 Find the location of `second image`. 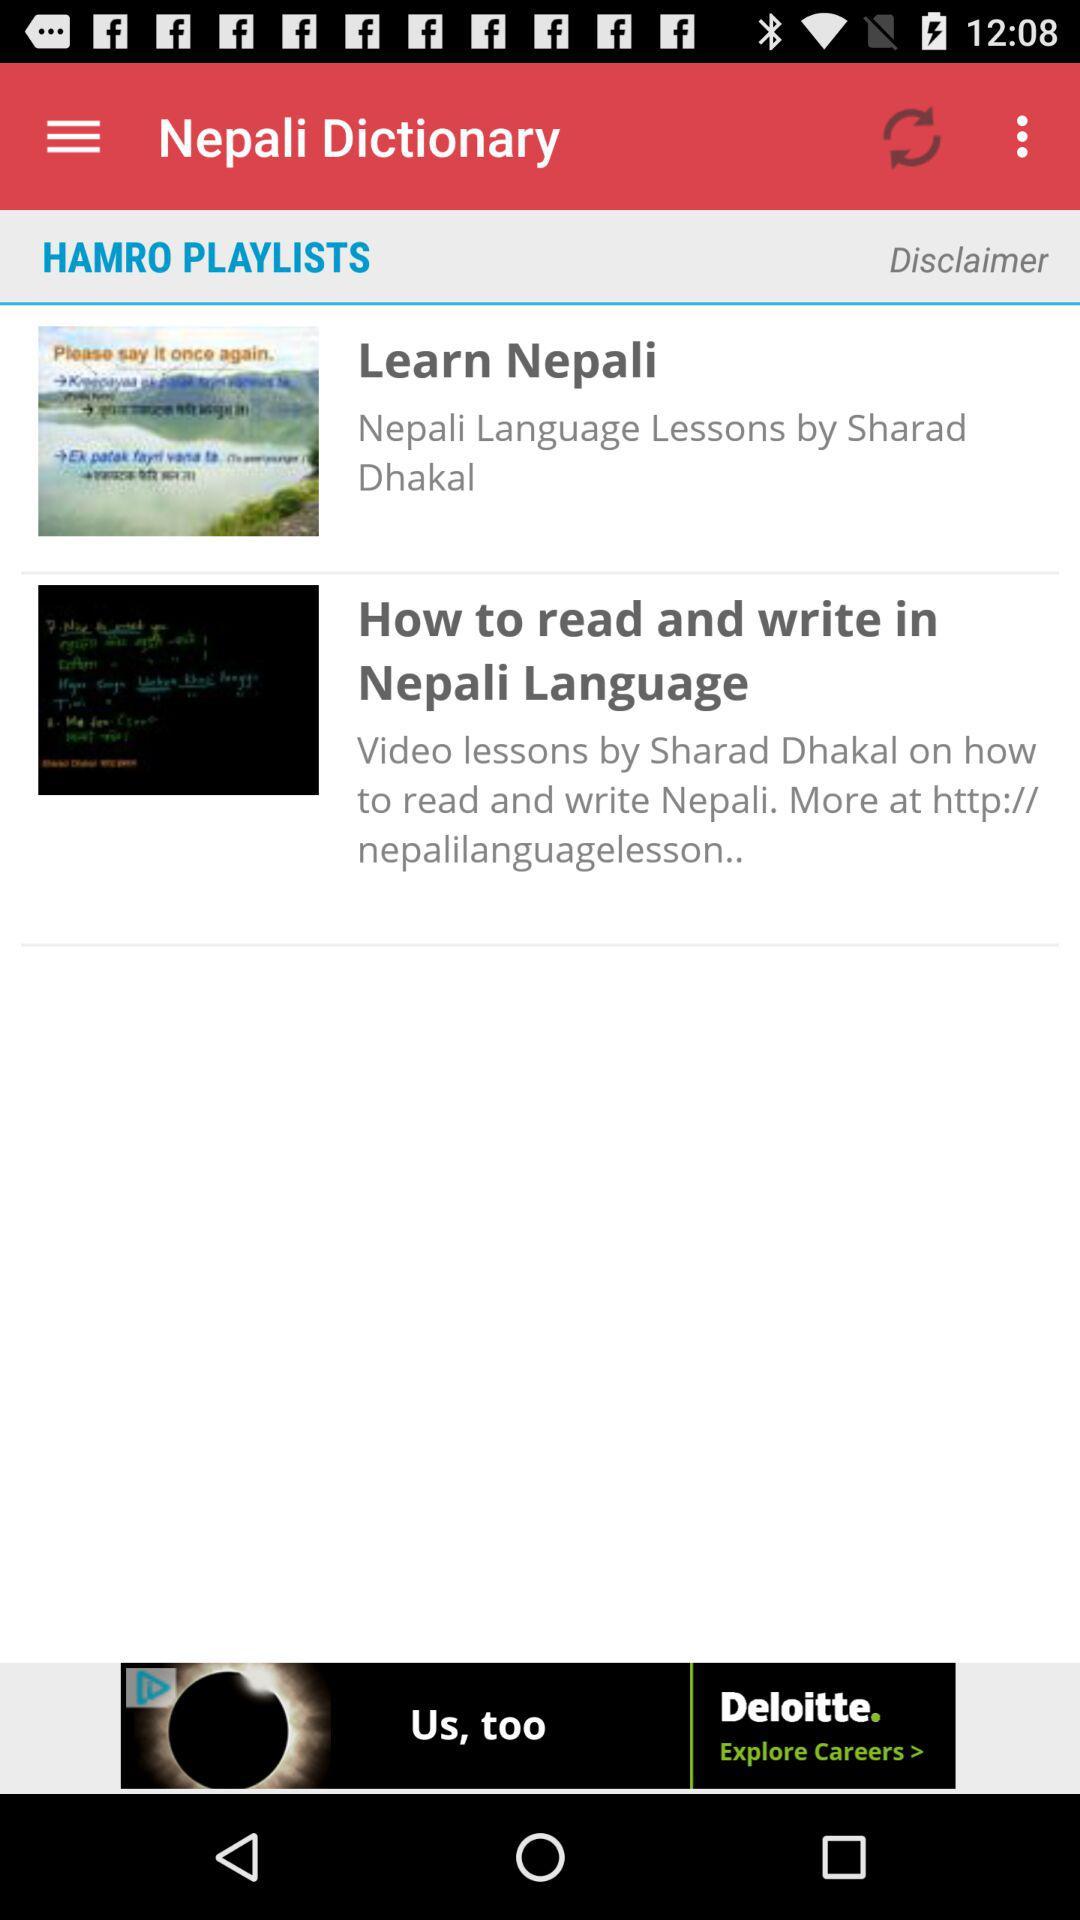

second image is located at coordinates (177, 690).